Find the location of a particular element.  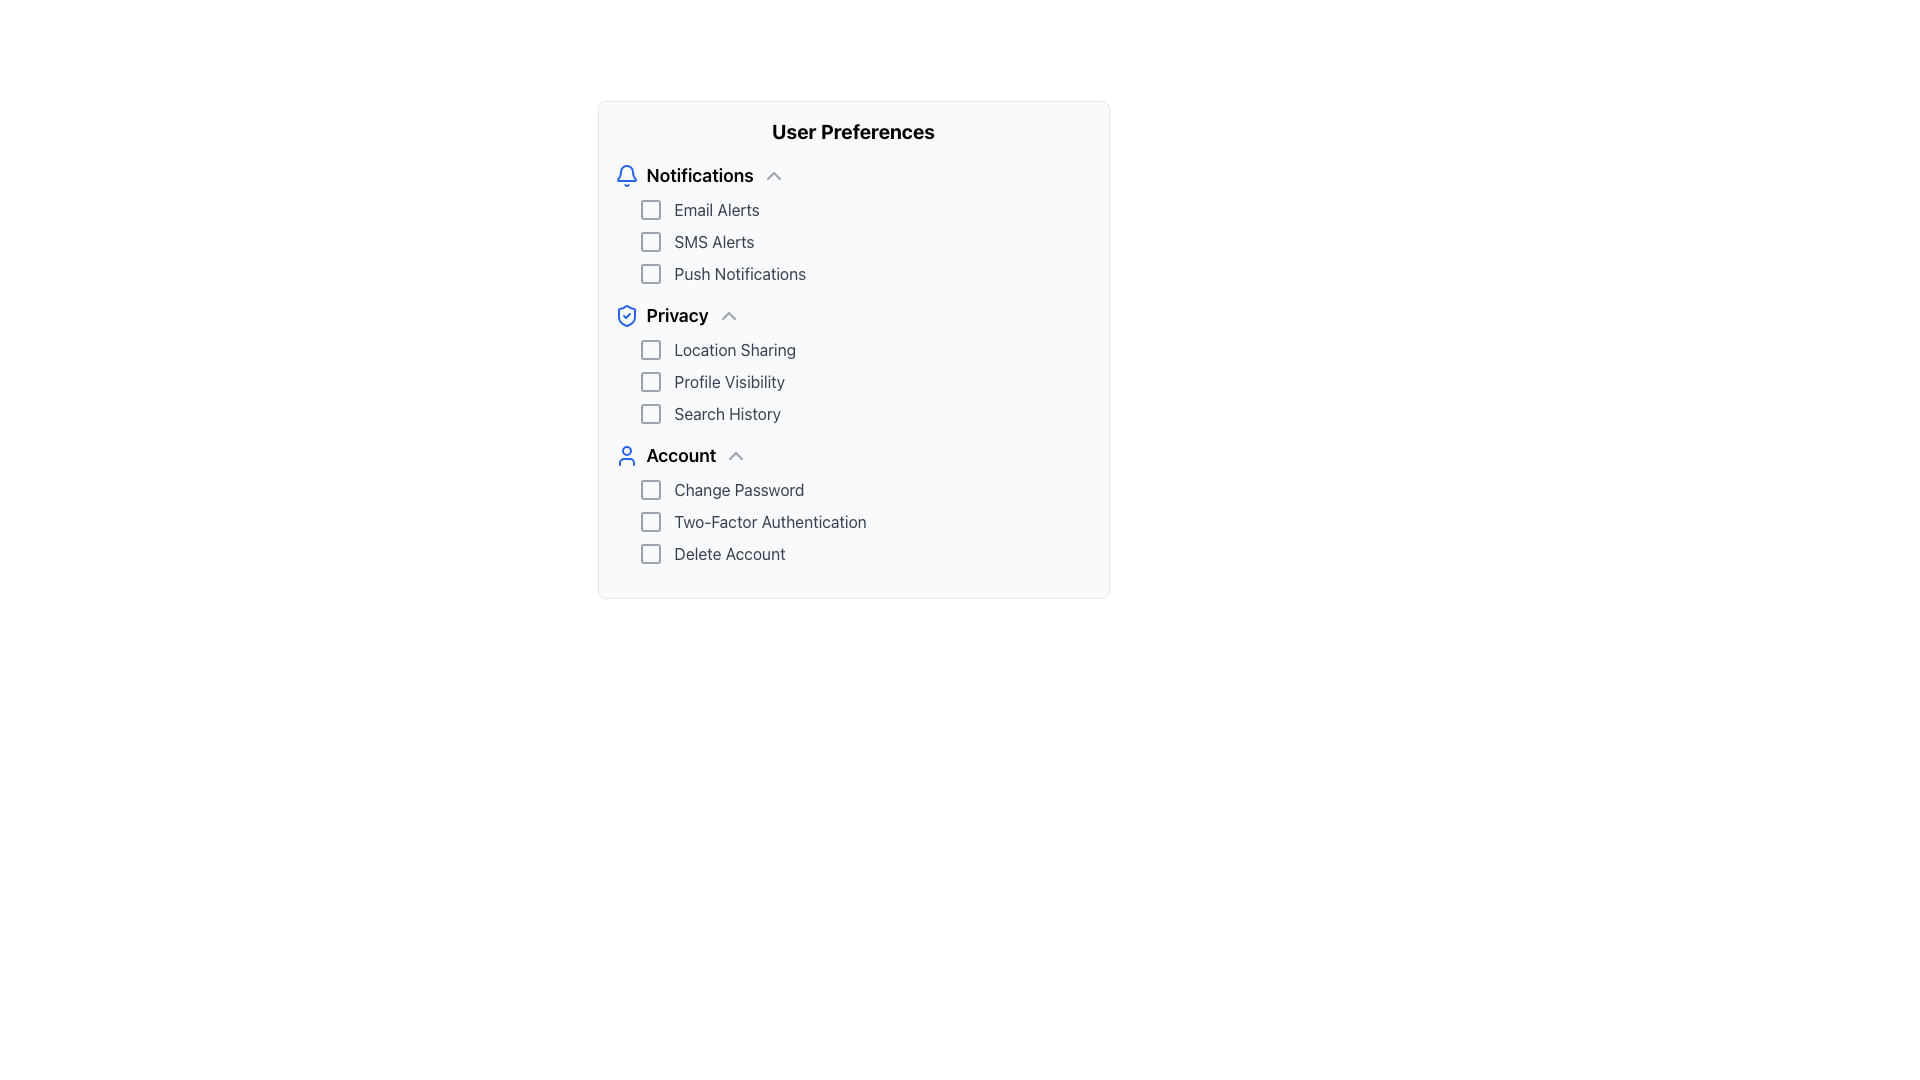

the checkbox located to the left of 'Two-Factor Authentication' in the 'Account' options list is located at coordinates (650, 520).